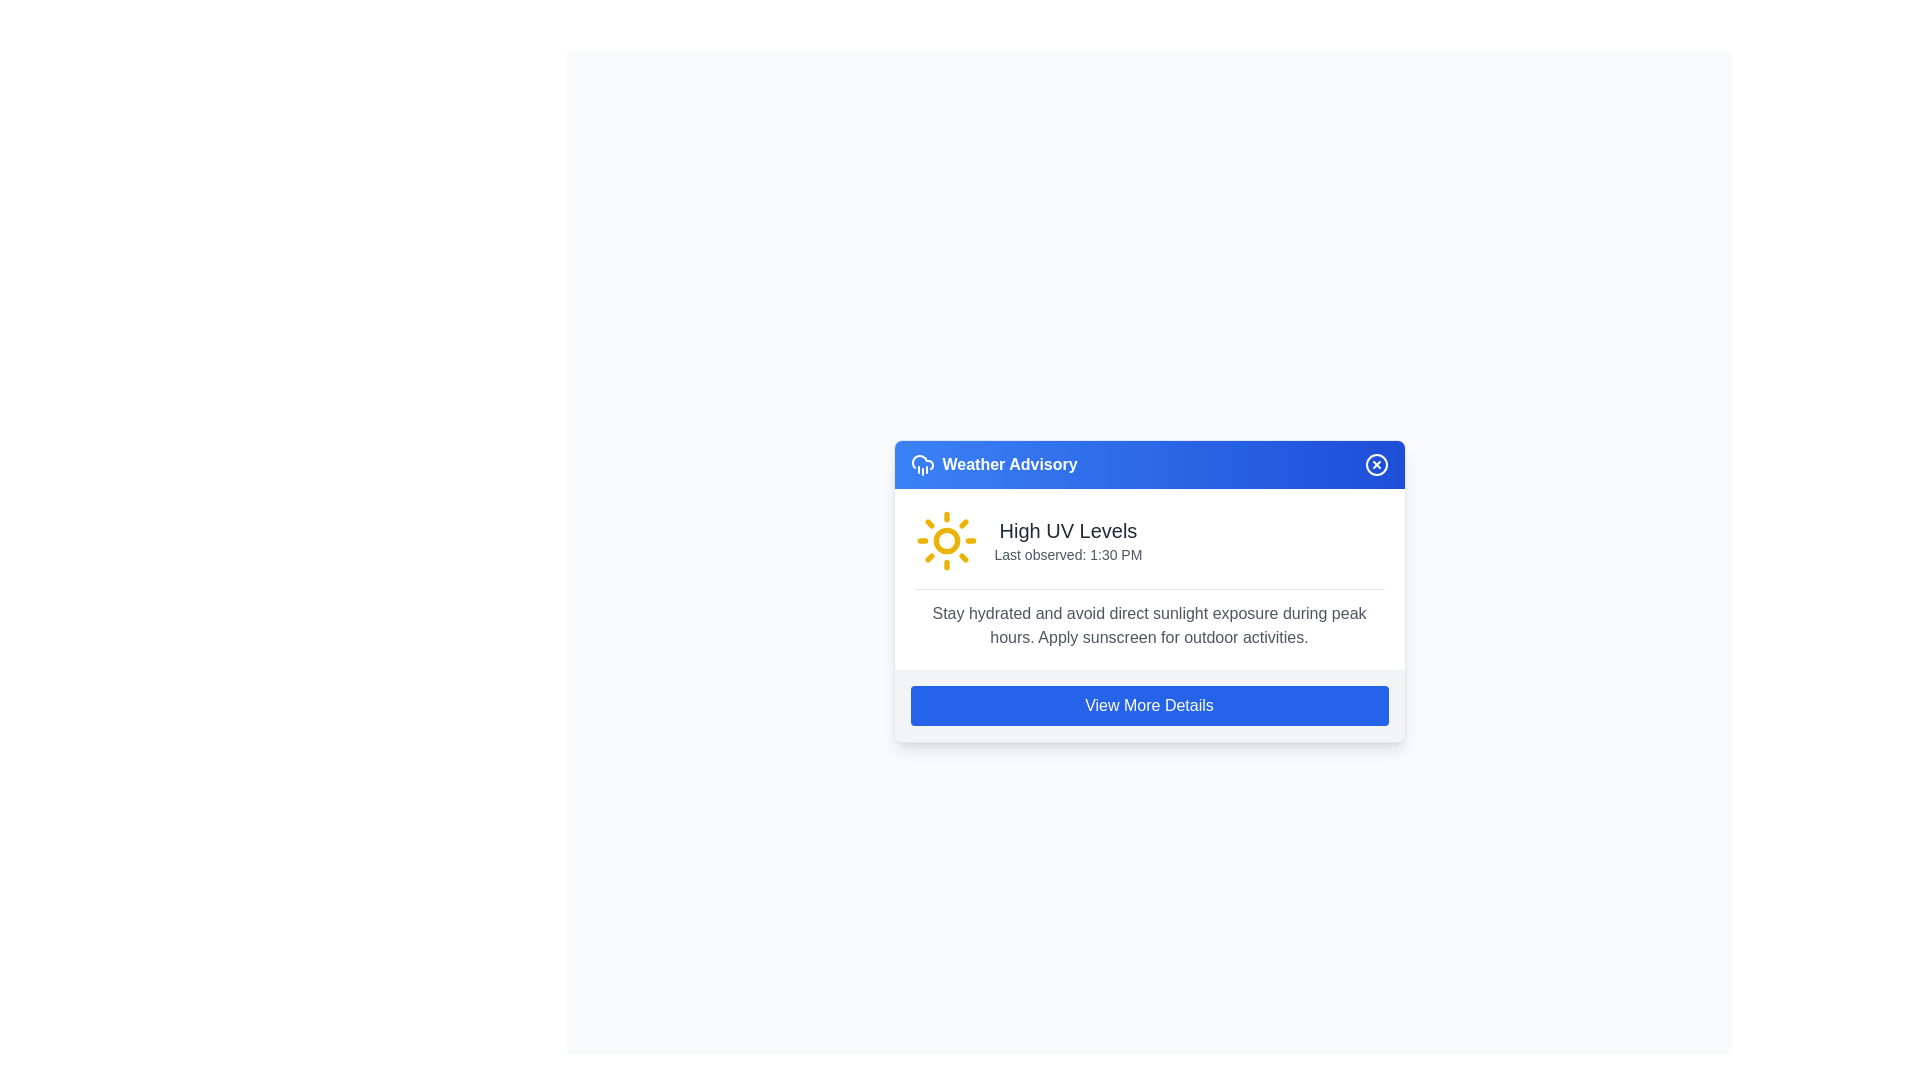 The width and height of the screenshot is (1920, 1080). What do you see at coordinates (1149, 704) in the screenshot?
I see `the button labeled 'View More Details' with a blue background` at bounding box center [1149, 704].